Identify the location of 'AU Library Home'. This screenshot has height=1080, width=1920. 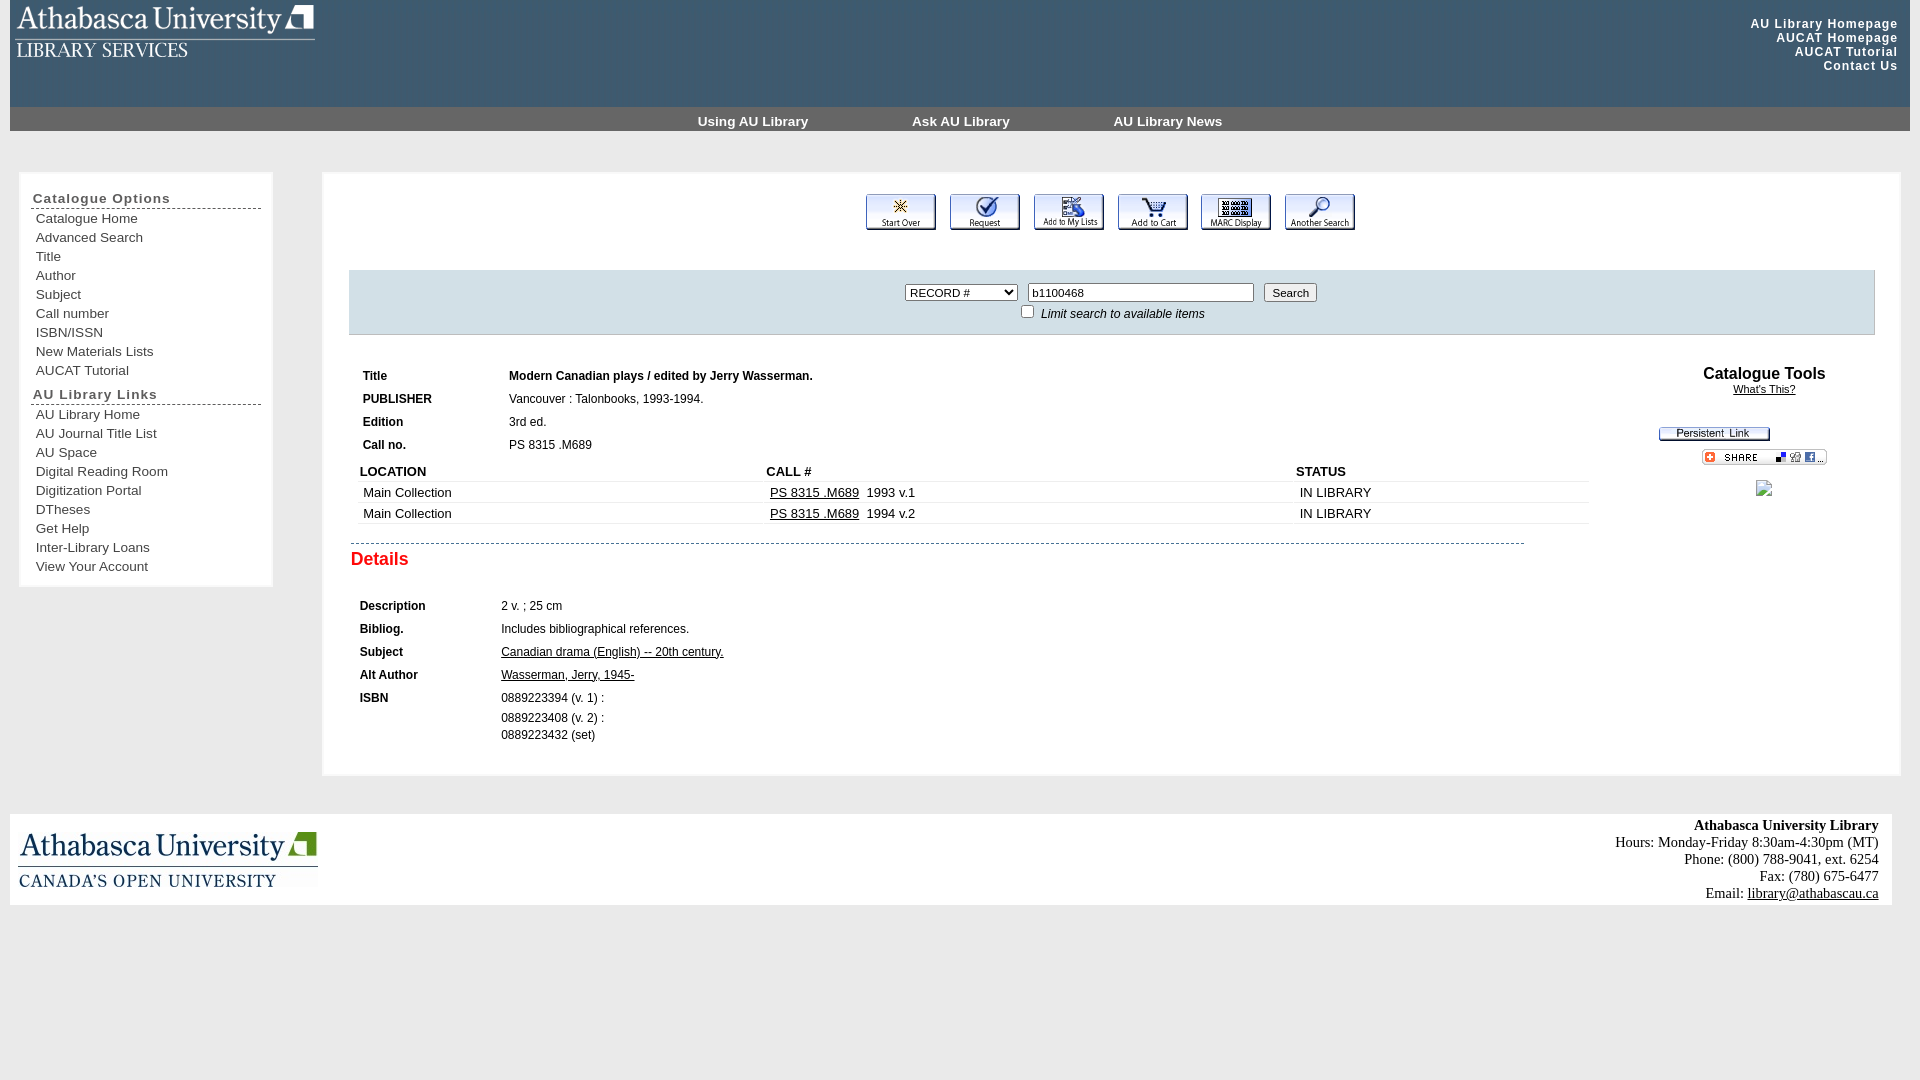
(146, 413).